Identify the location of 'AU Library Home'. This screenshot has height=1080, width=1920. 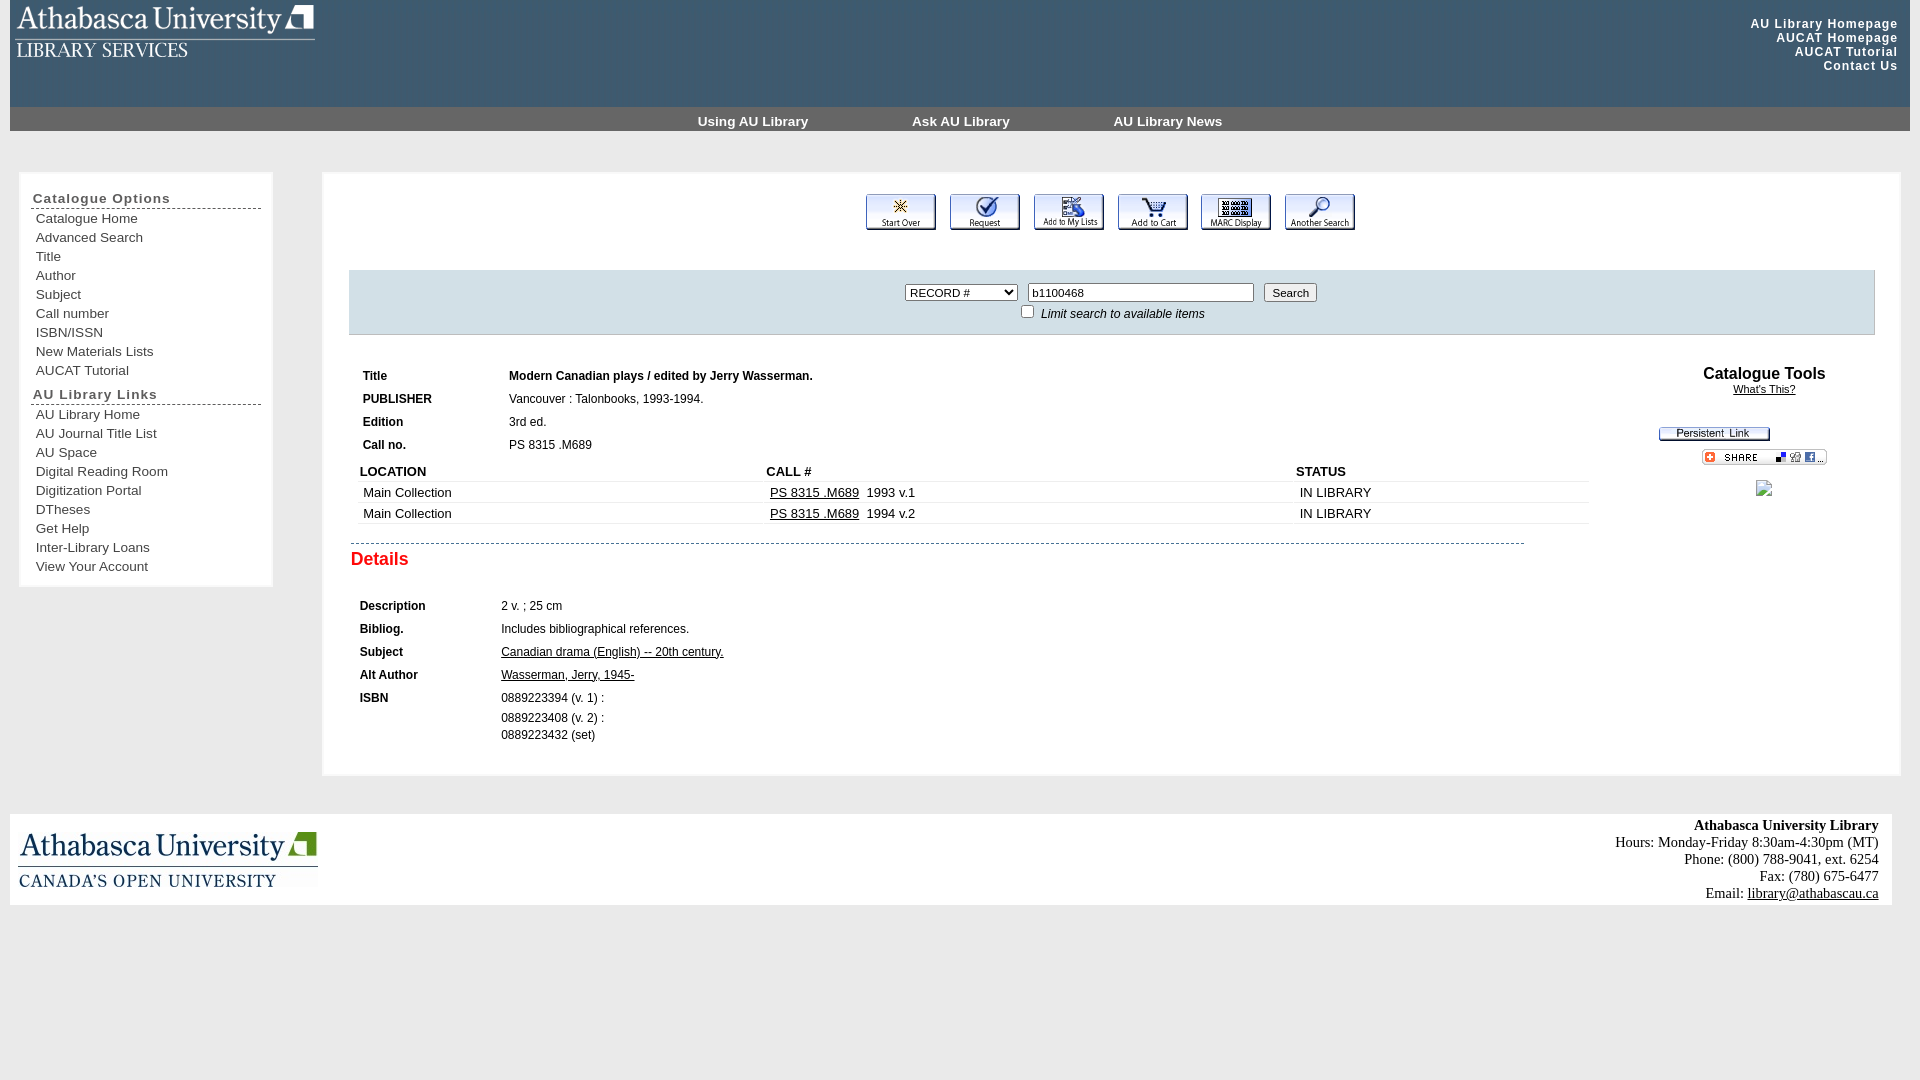
(146, 413).